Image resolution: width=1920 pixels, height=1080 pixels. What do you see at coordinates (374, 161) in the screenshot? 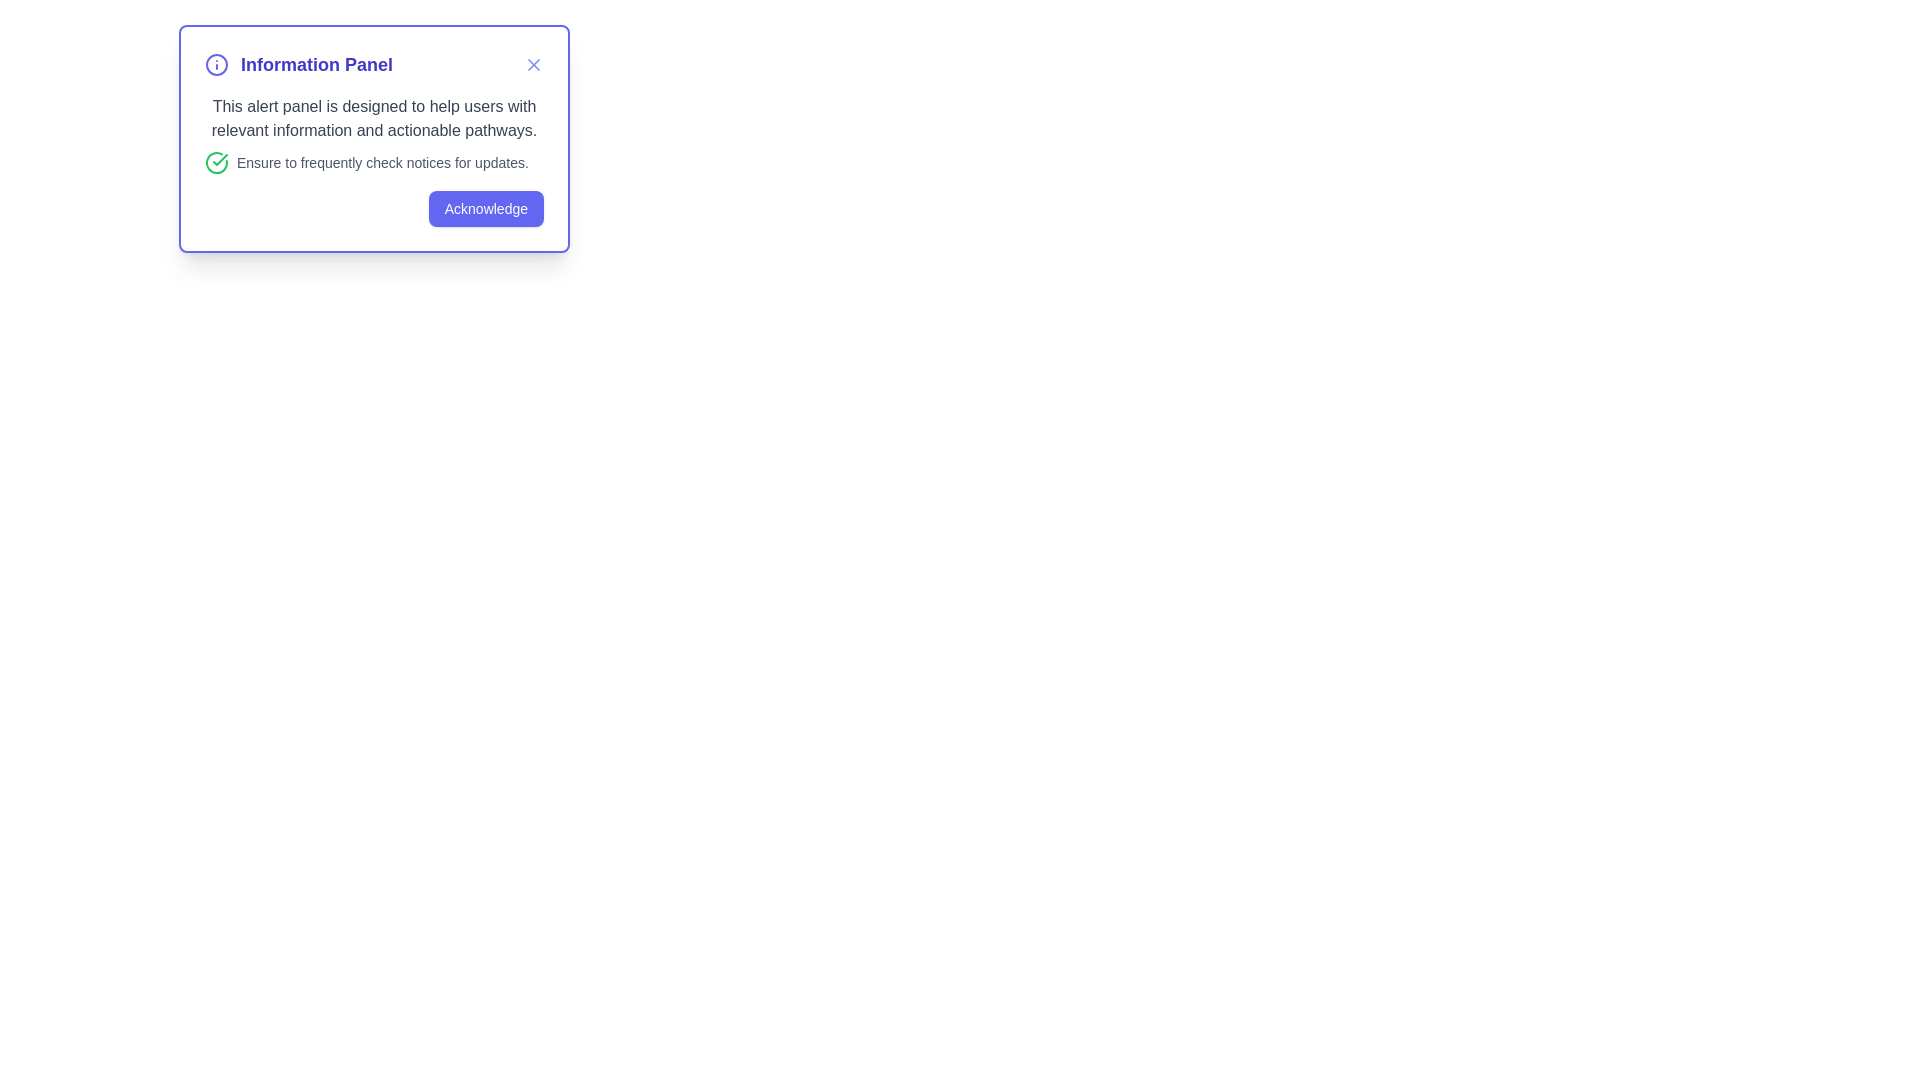
I see `informational text that includes a green checkmark icon and the message 'Ensure to frequently check notices for updates.' located in the notification panel` at bounding box center [374, 161].